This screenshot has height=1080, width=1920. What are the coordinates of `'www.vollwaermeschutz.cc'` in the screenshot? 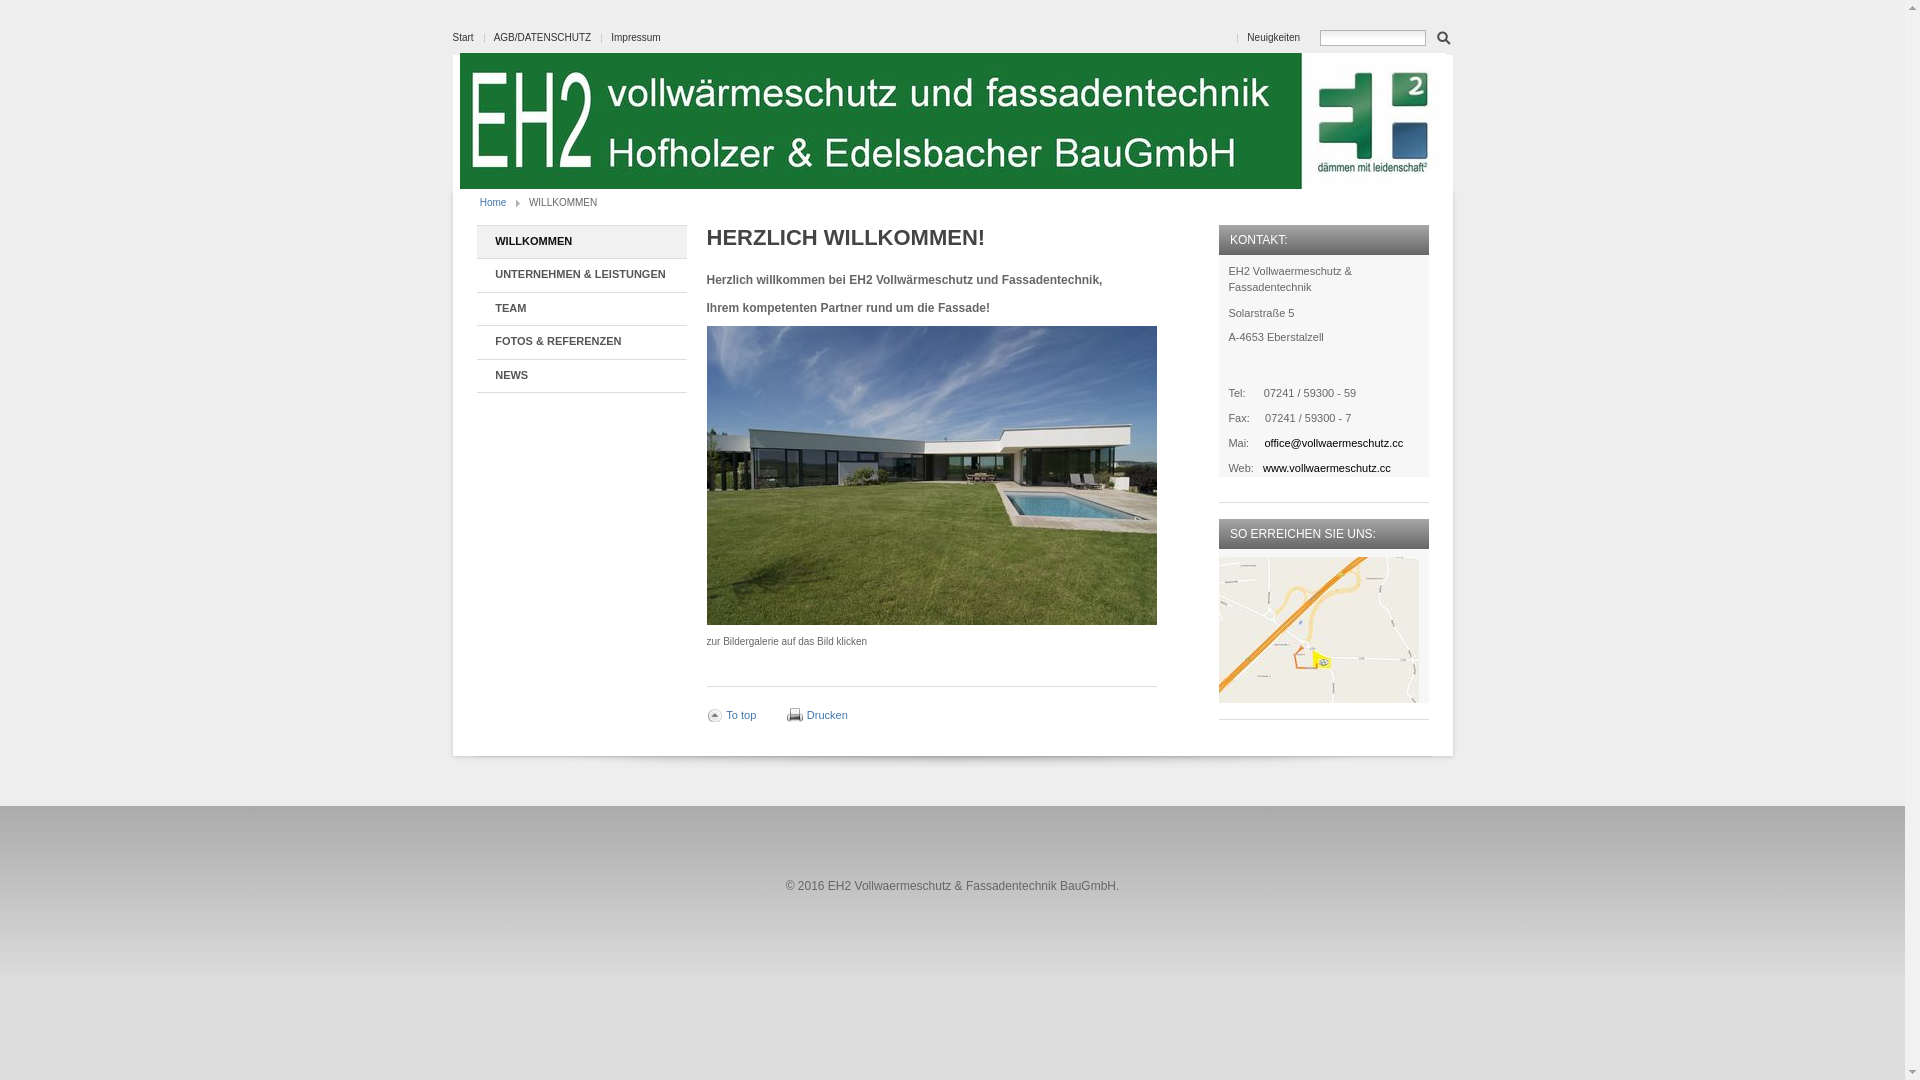 It's located at (1261, 467).